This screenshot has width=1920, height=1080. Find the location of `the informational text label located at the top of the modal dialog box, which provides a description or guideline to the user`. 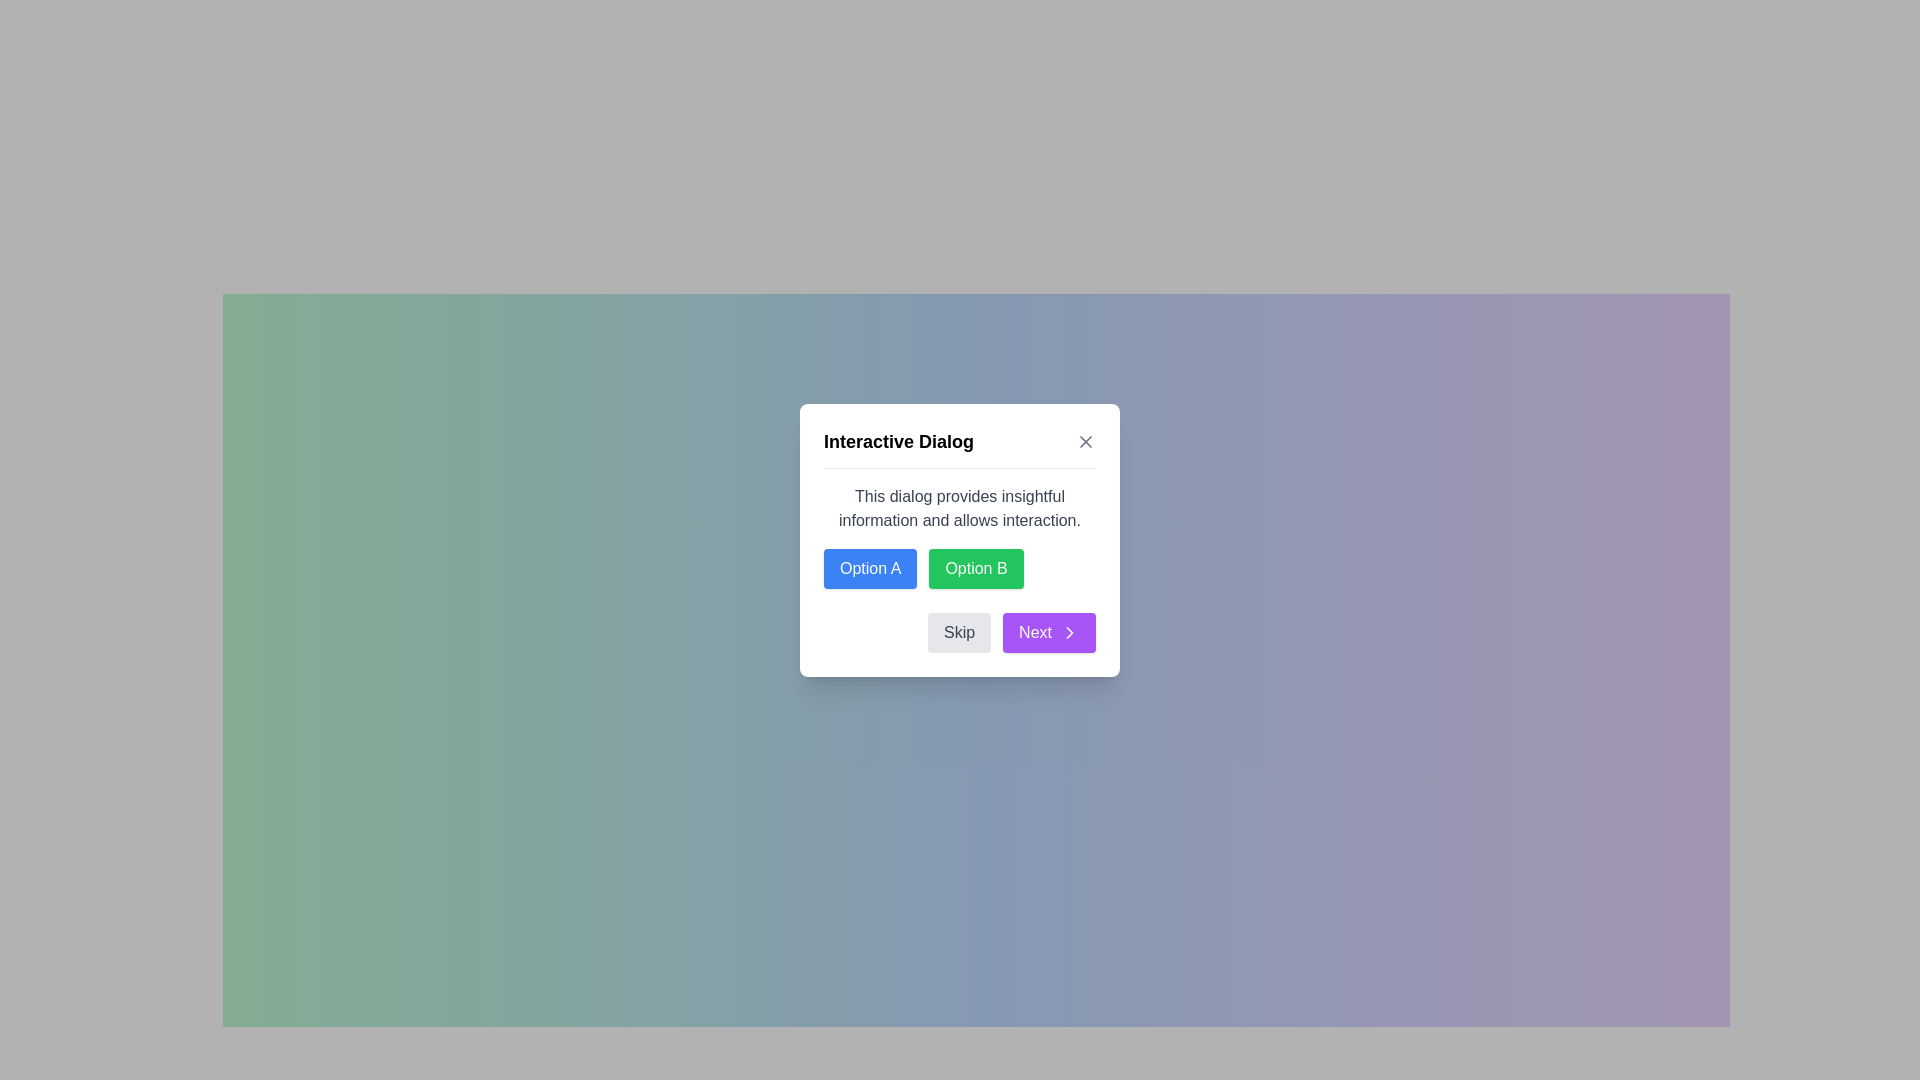

the informational text label located at the top of the modal dialog box, which provides a description or guideline to the user is located at coordinates (960, 507).